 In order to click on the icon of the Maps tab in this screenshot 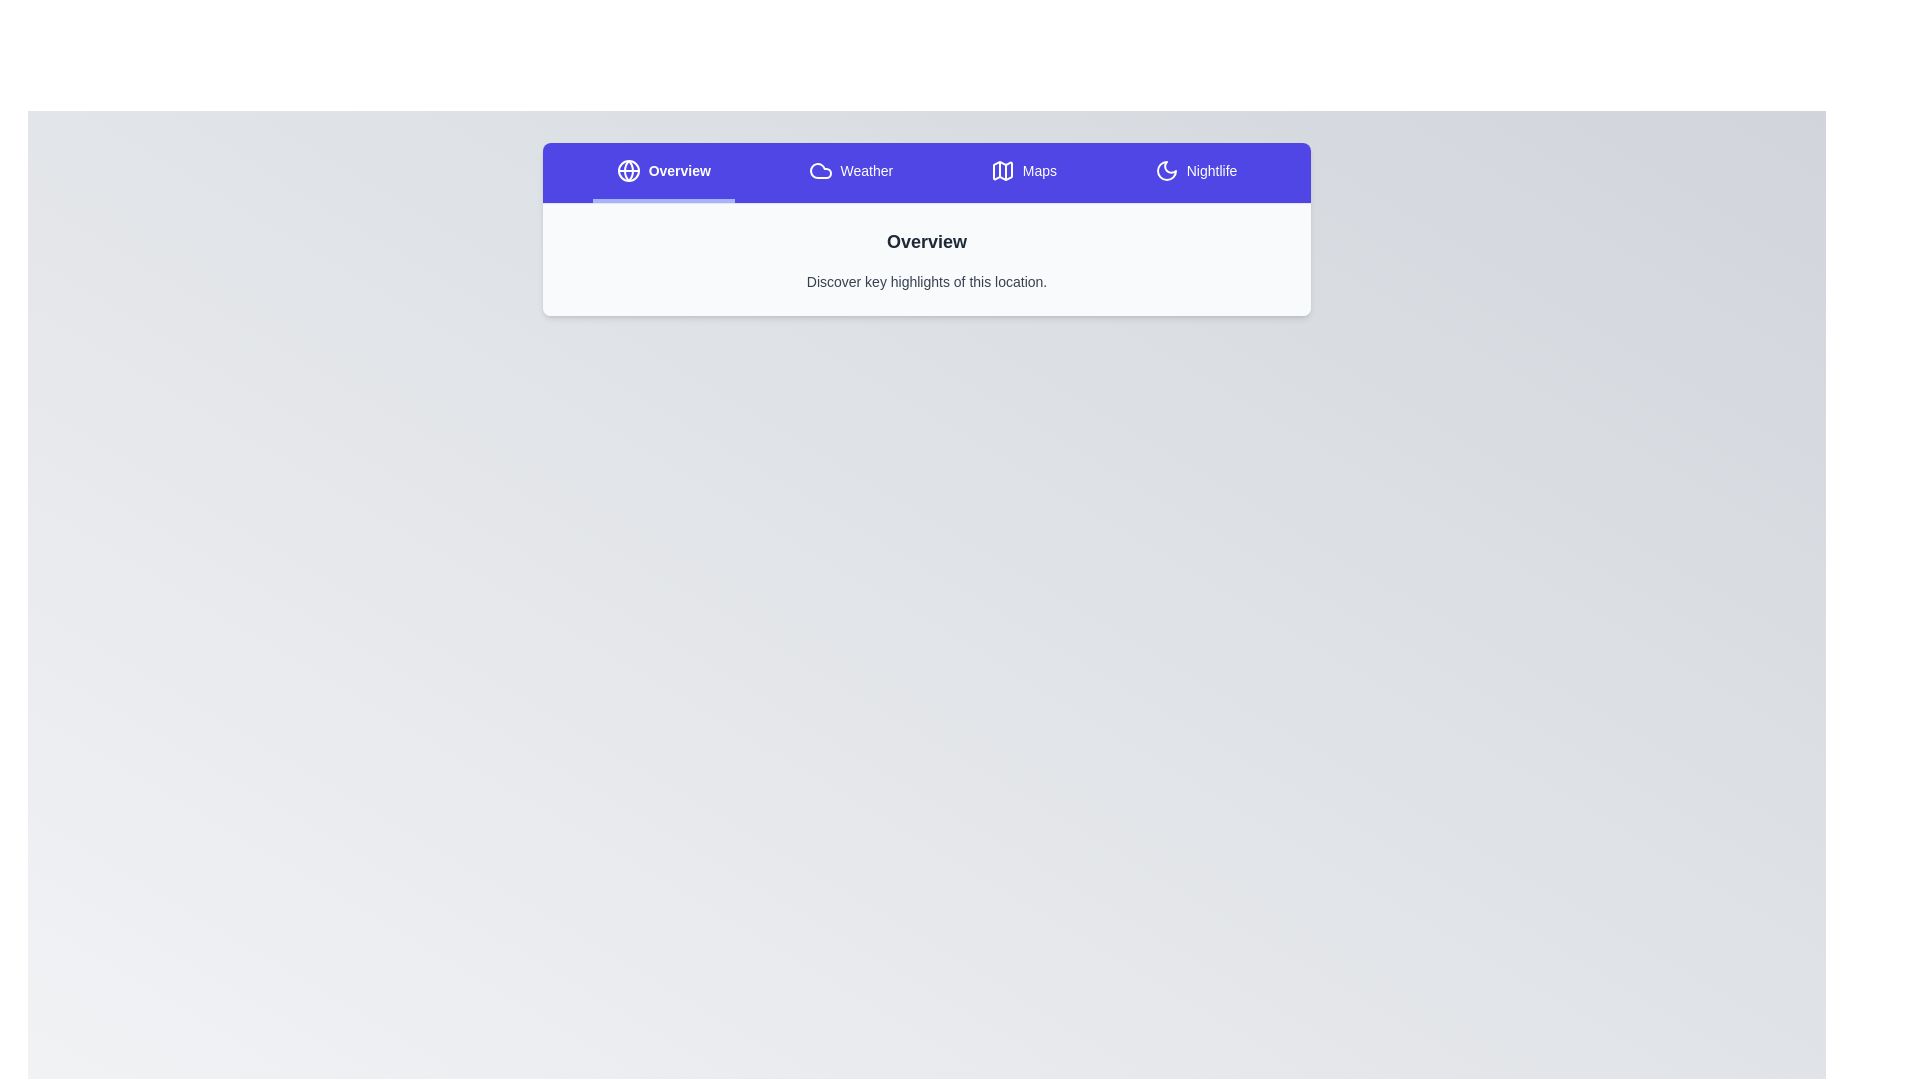, I will do `click(1002, 169)`.